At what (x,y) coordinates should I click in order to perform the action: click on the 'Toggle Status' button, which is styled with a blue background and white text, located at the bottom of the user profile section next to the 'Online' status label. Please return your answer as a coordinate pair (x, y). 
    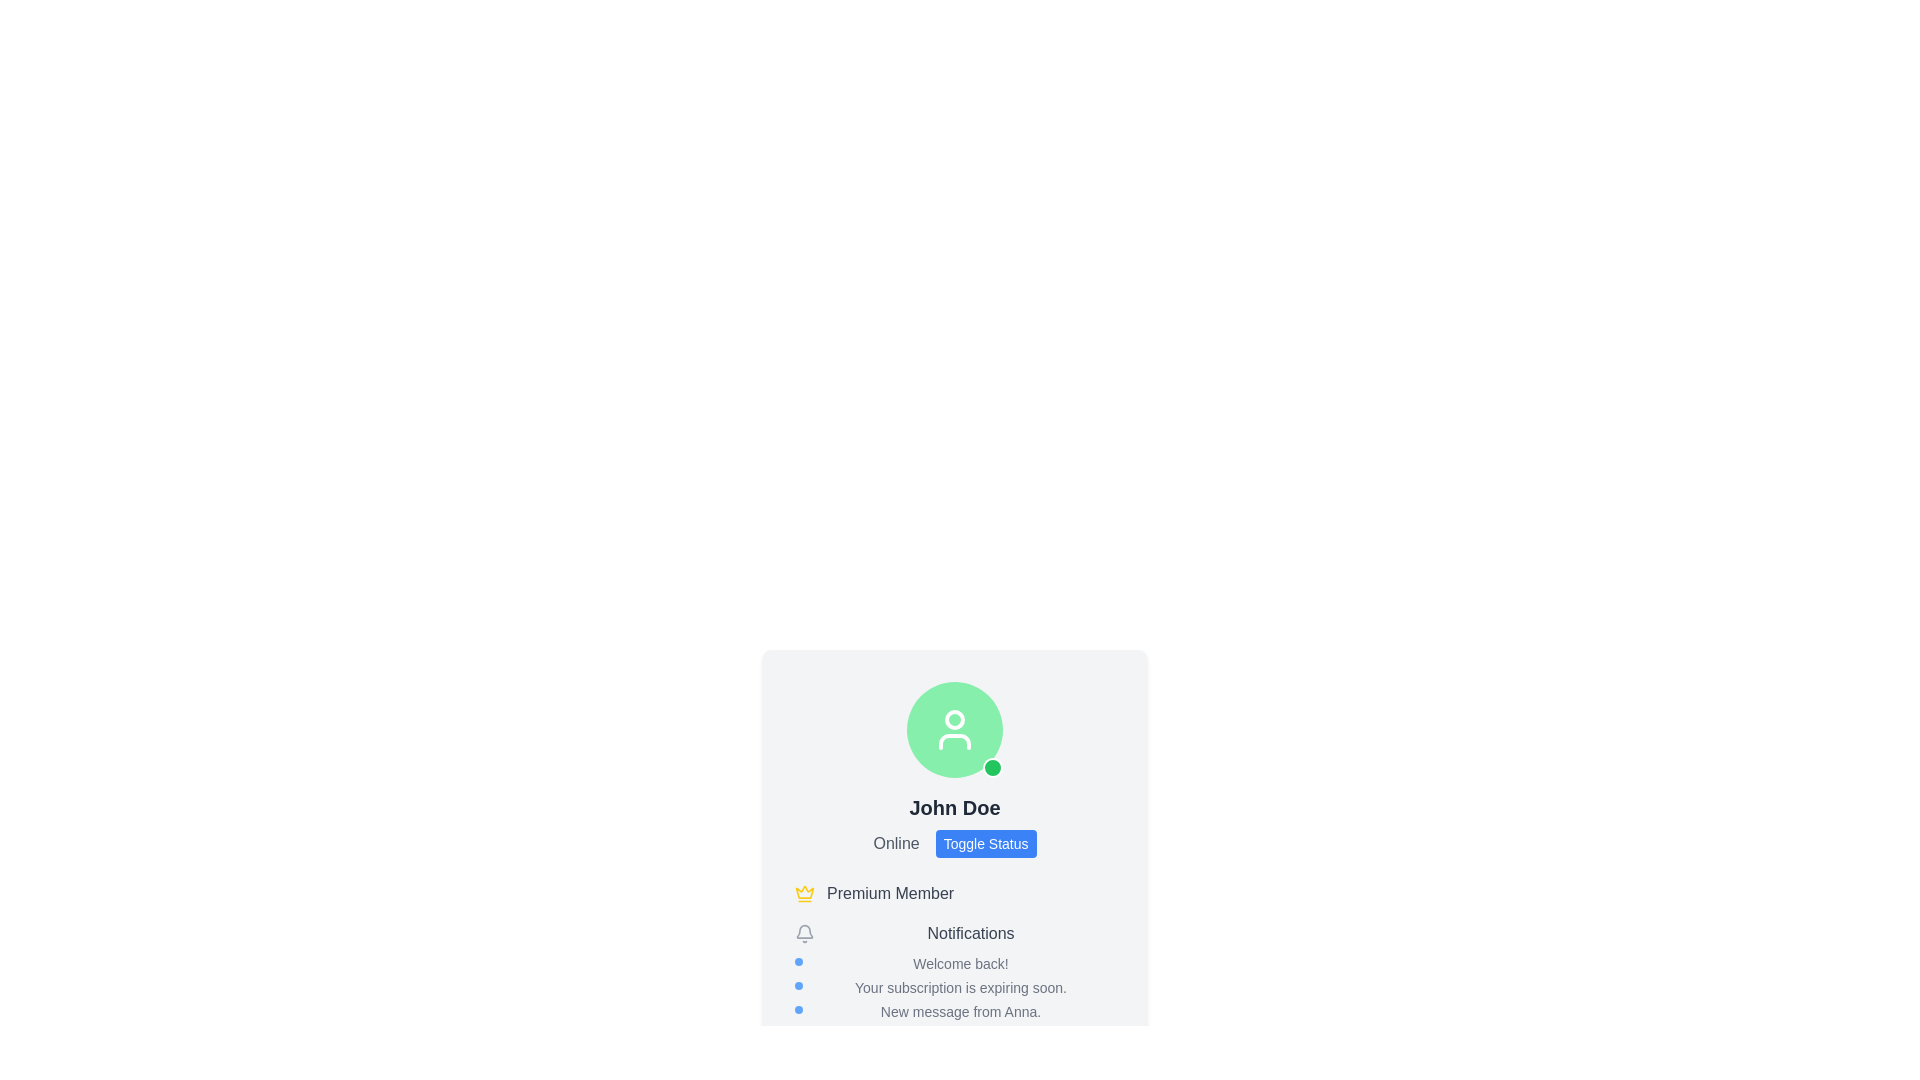
    Looking at the image, I should click on (954, 844).